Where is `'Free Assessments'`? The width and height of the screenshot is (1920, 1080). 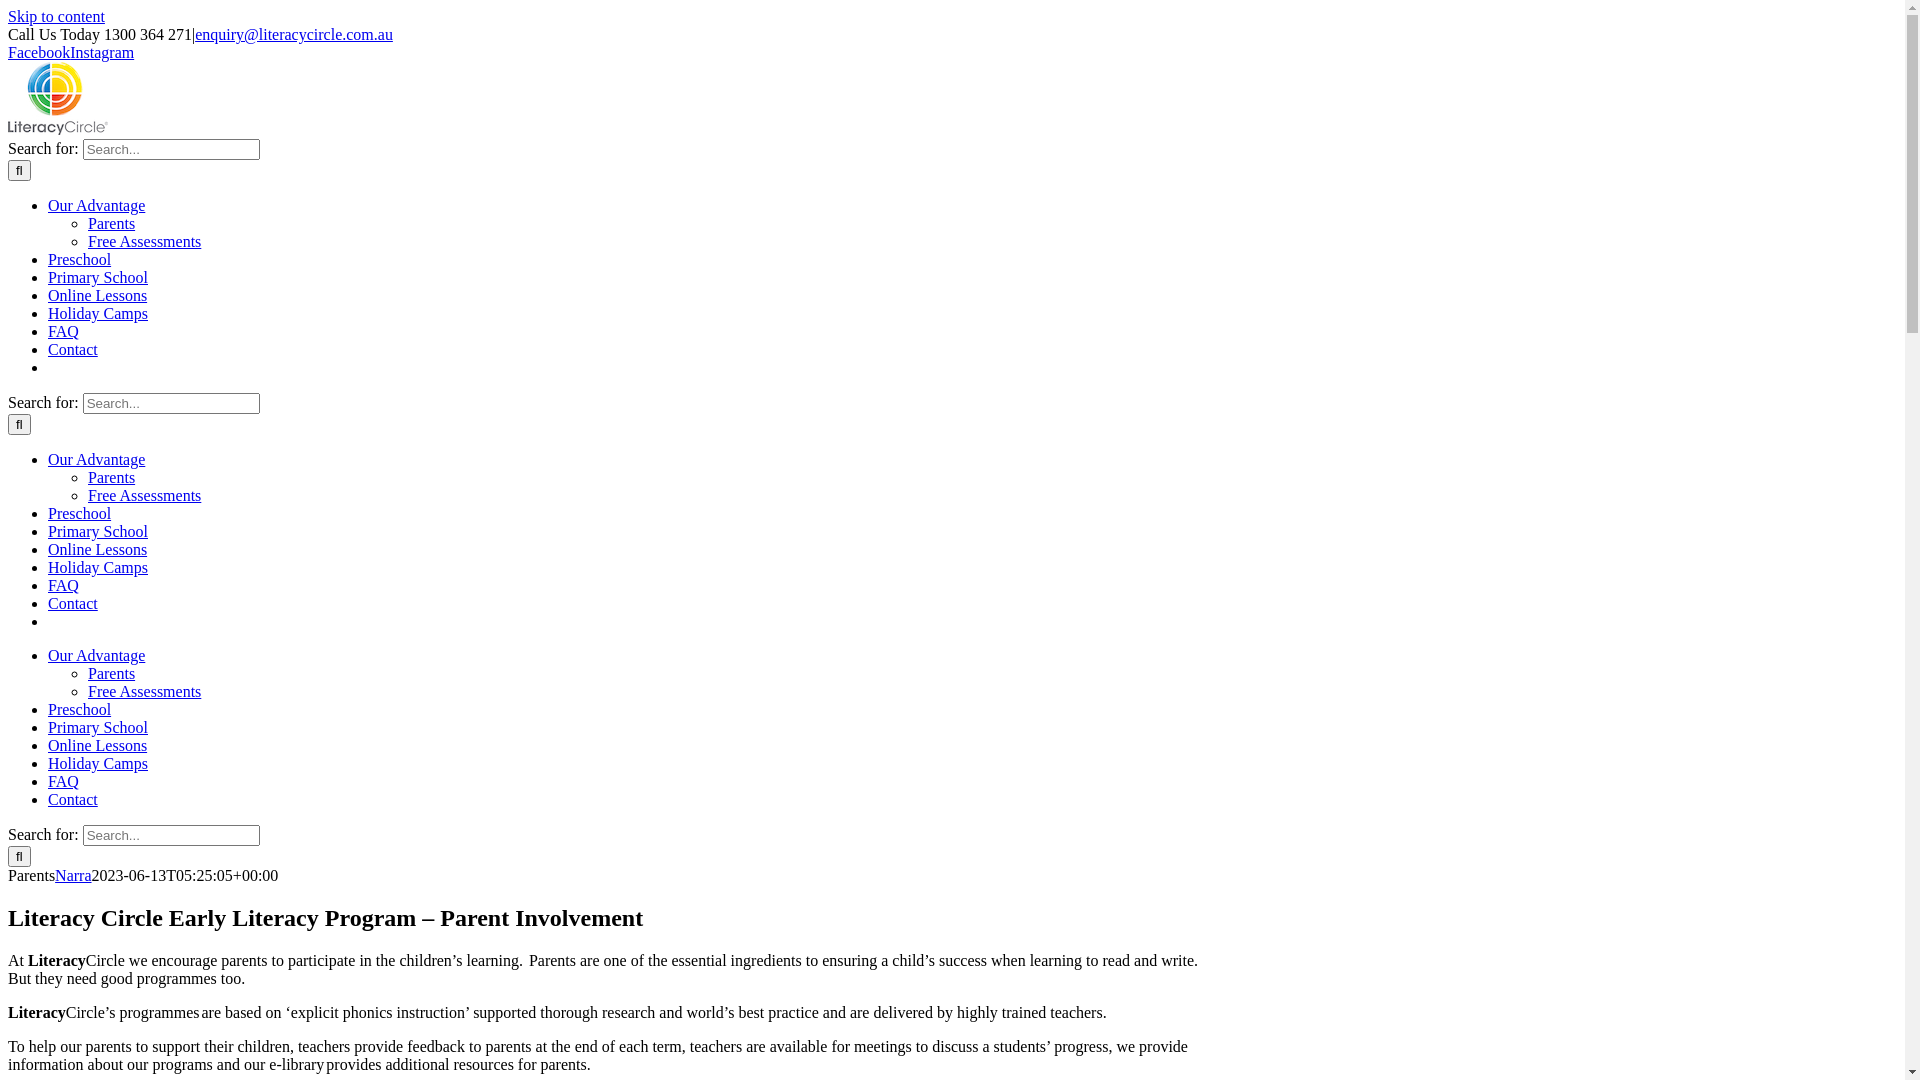 'Free Assessments' is located at coordinates (143, 690).